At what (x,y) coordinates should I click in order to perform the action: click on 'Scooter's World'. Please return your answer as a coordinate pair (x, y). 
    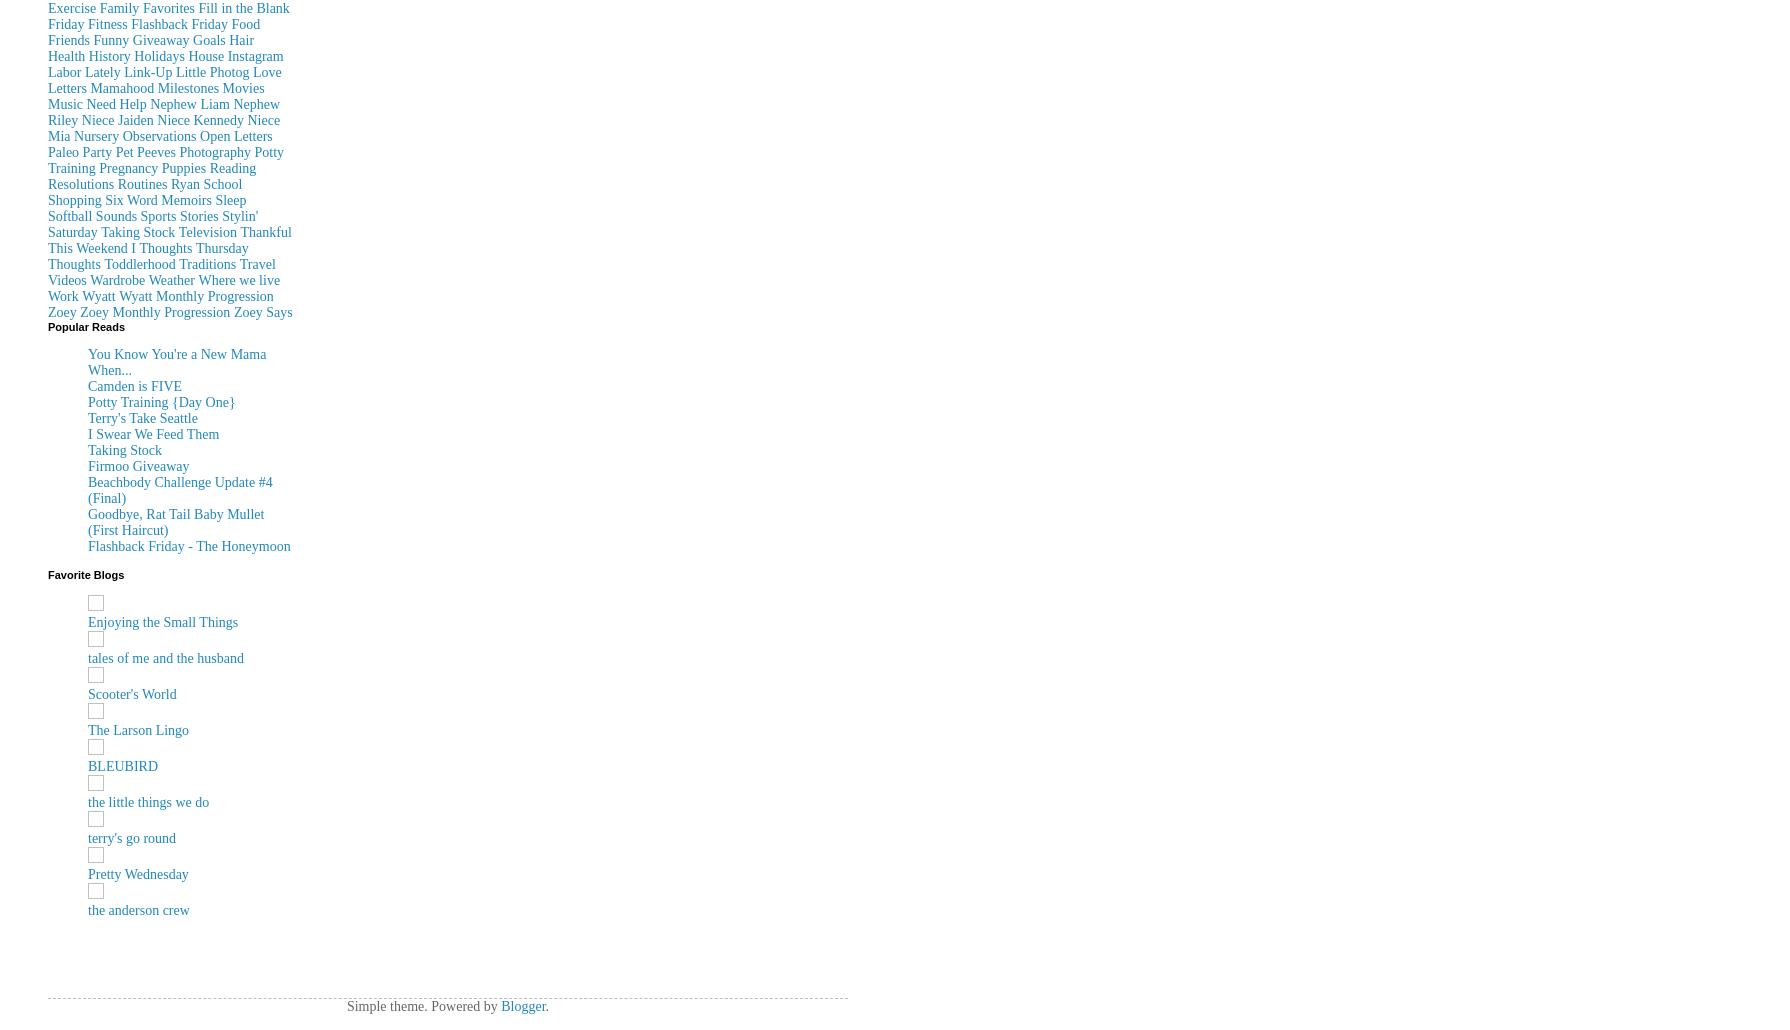
    Looking at the image, I should click on (131, 694).